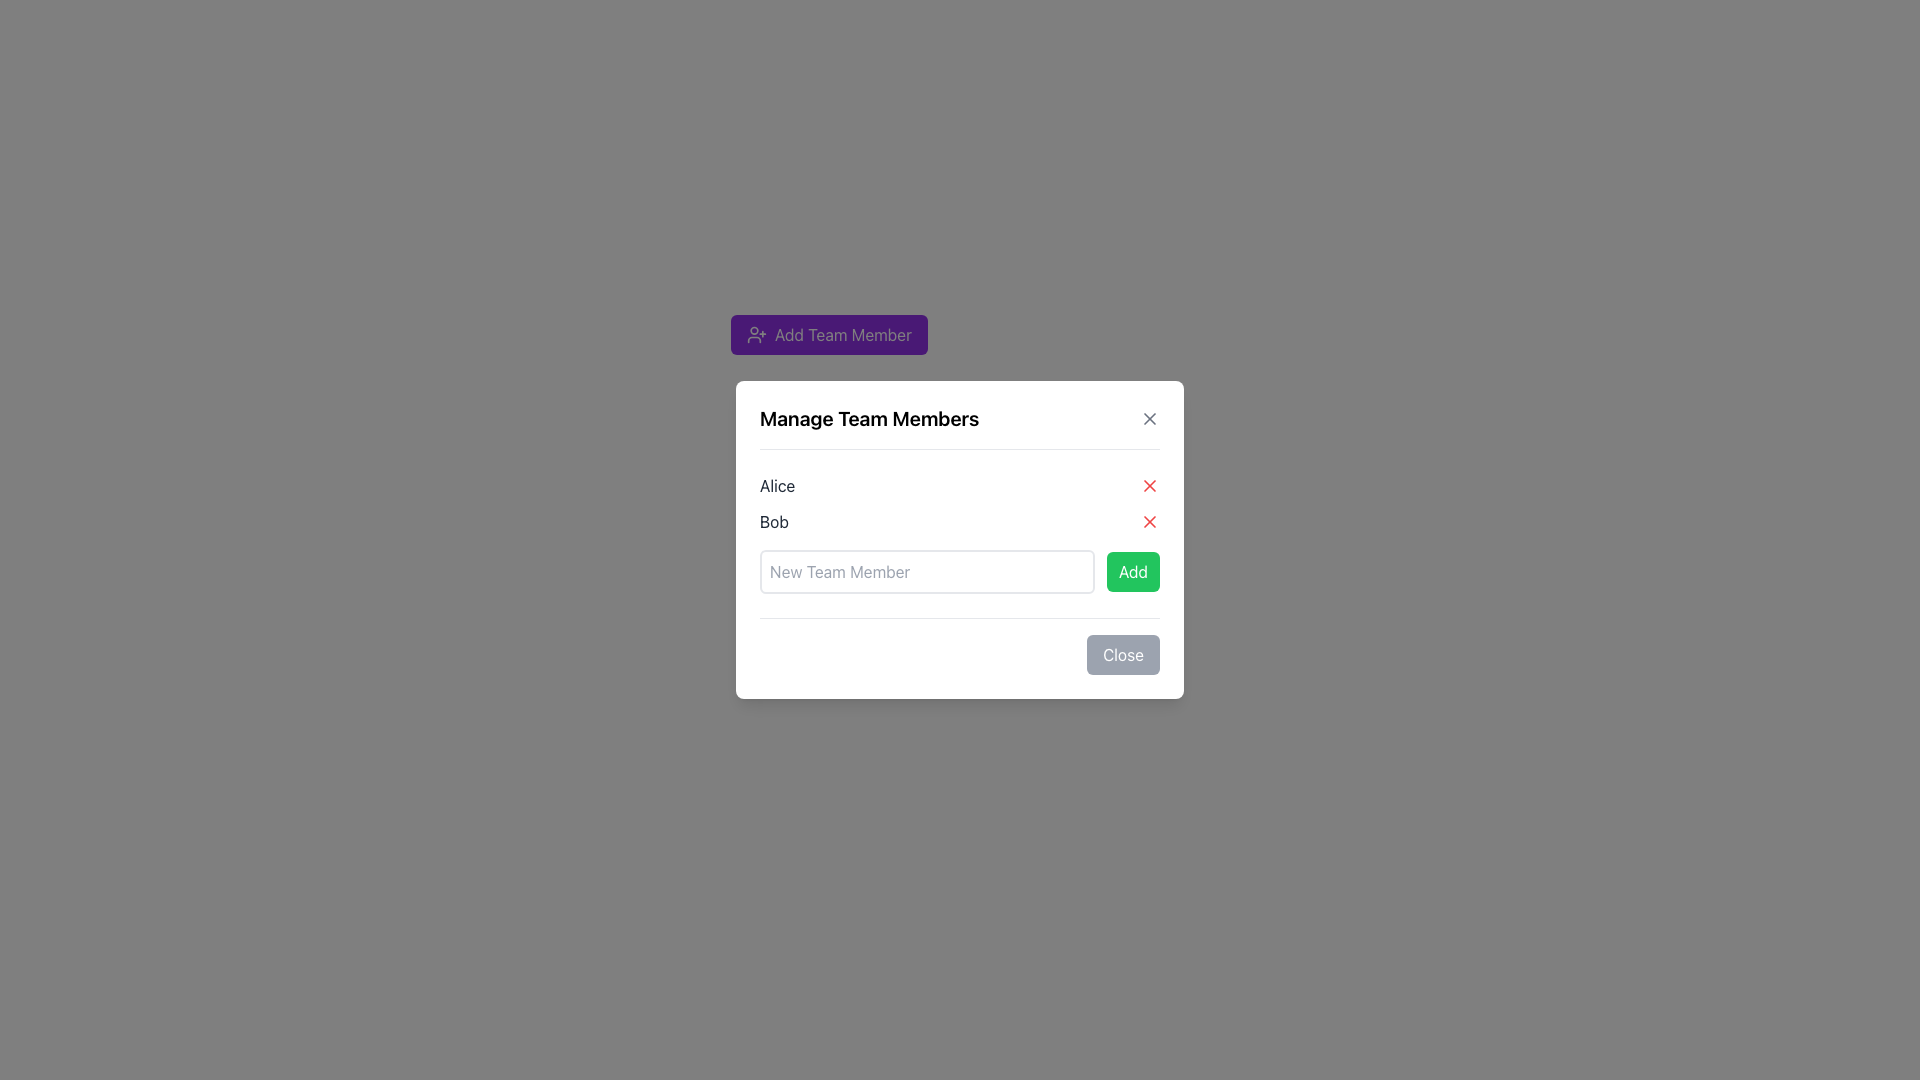 This screenshot has height=1080, width=1920. Describe the element at coordinates (1150, 418) in the screenshot. I see `the 'X' icon in the top-right corner of the 'Manage Team Members' dialog box, which is used to close the dialog` at that location.